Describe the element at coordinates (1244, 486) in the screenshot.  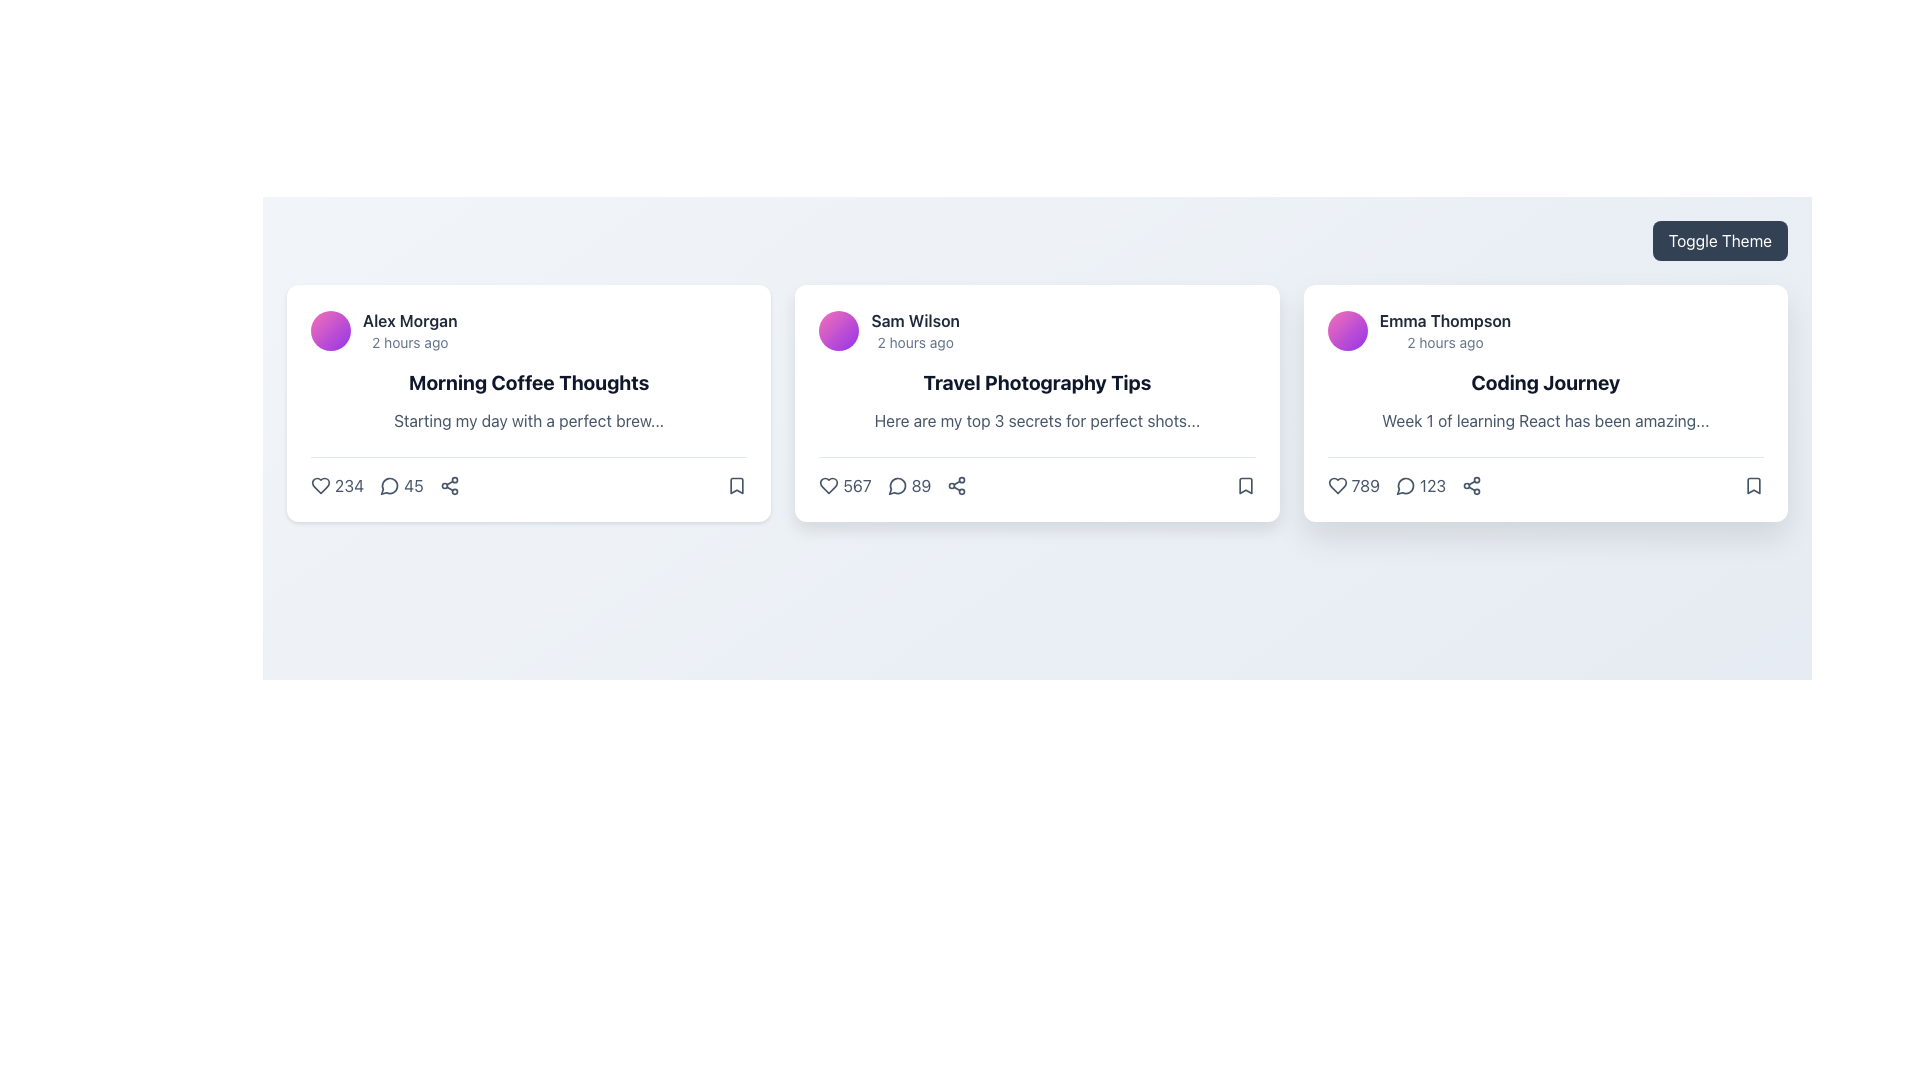
I see `the bookmark icon, which is a small vertical rectangle with a triangular cut at the top, located at the bottom-right corner of the third card in a horizontal list of cards` at that location.